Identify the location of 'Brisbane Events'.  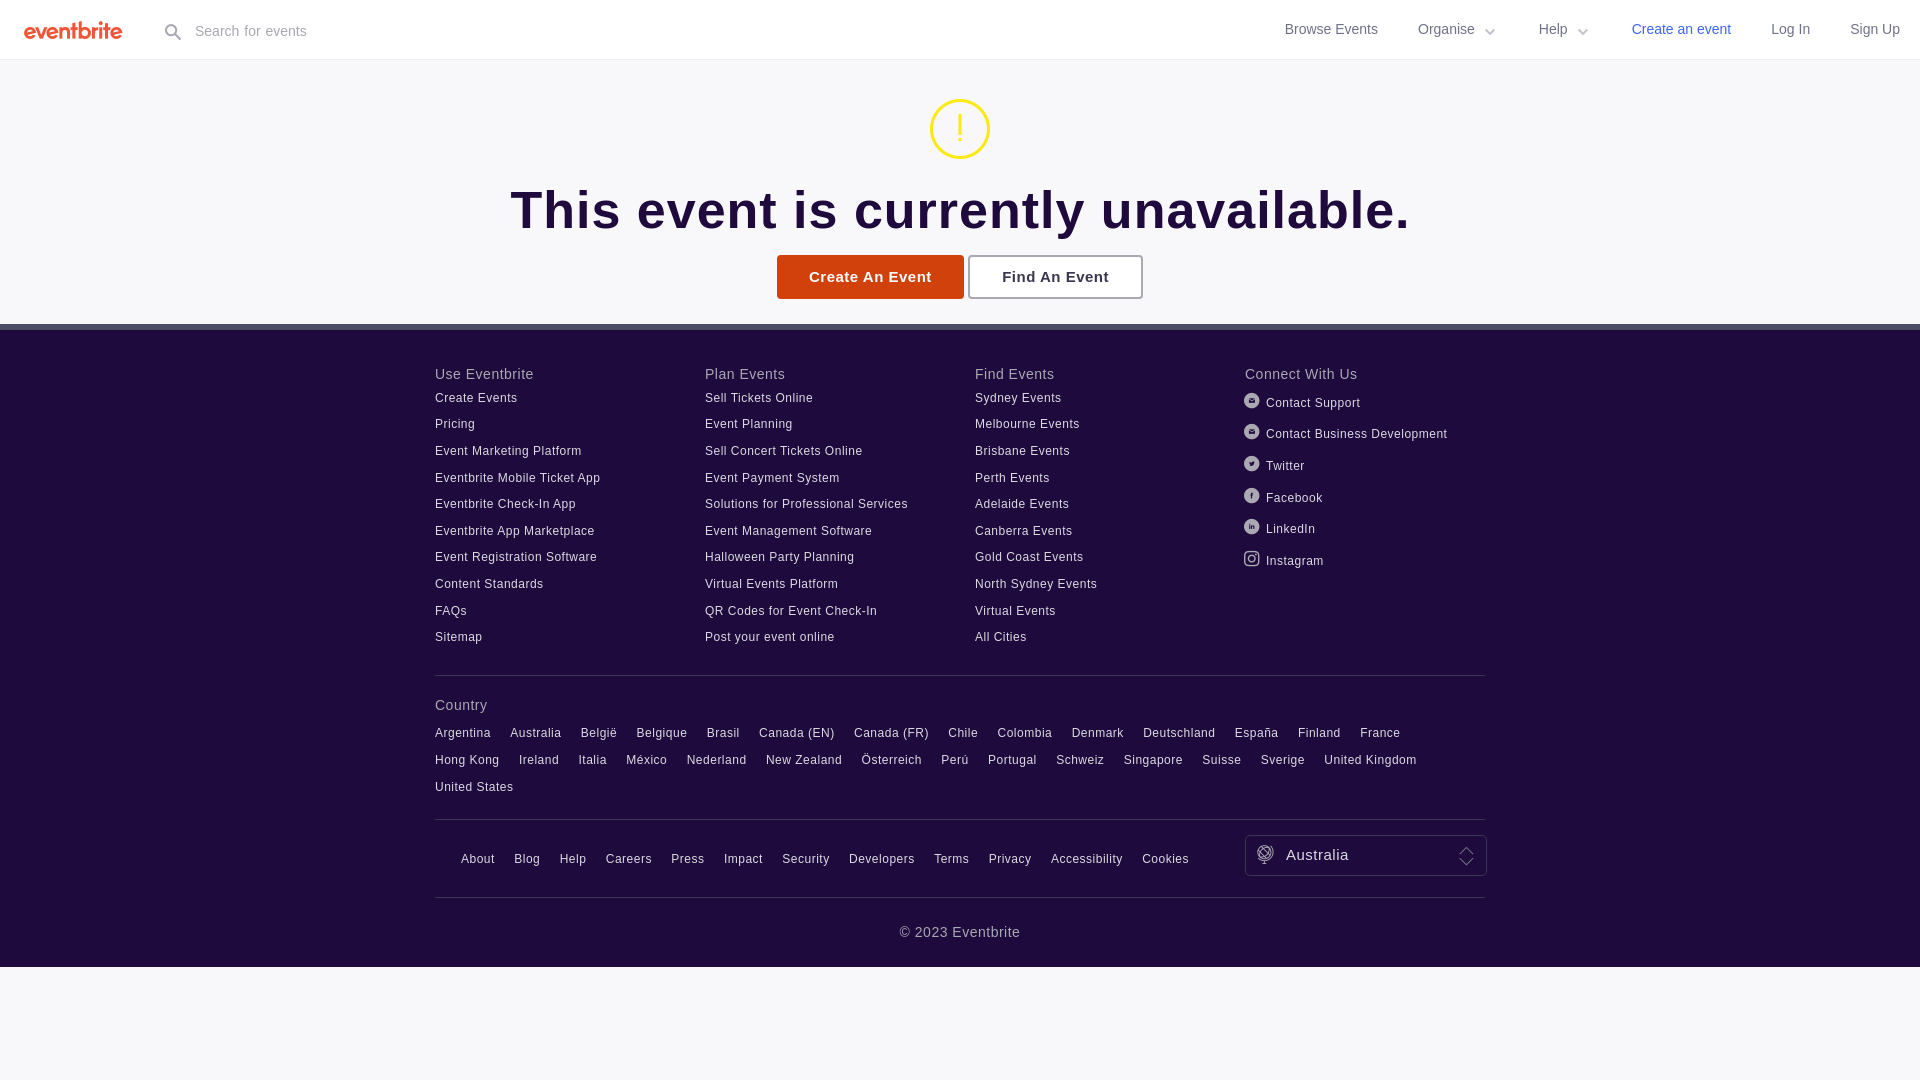
(1022, 451).